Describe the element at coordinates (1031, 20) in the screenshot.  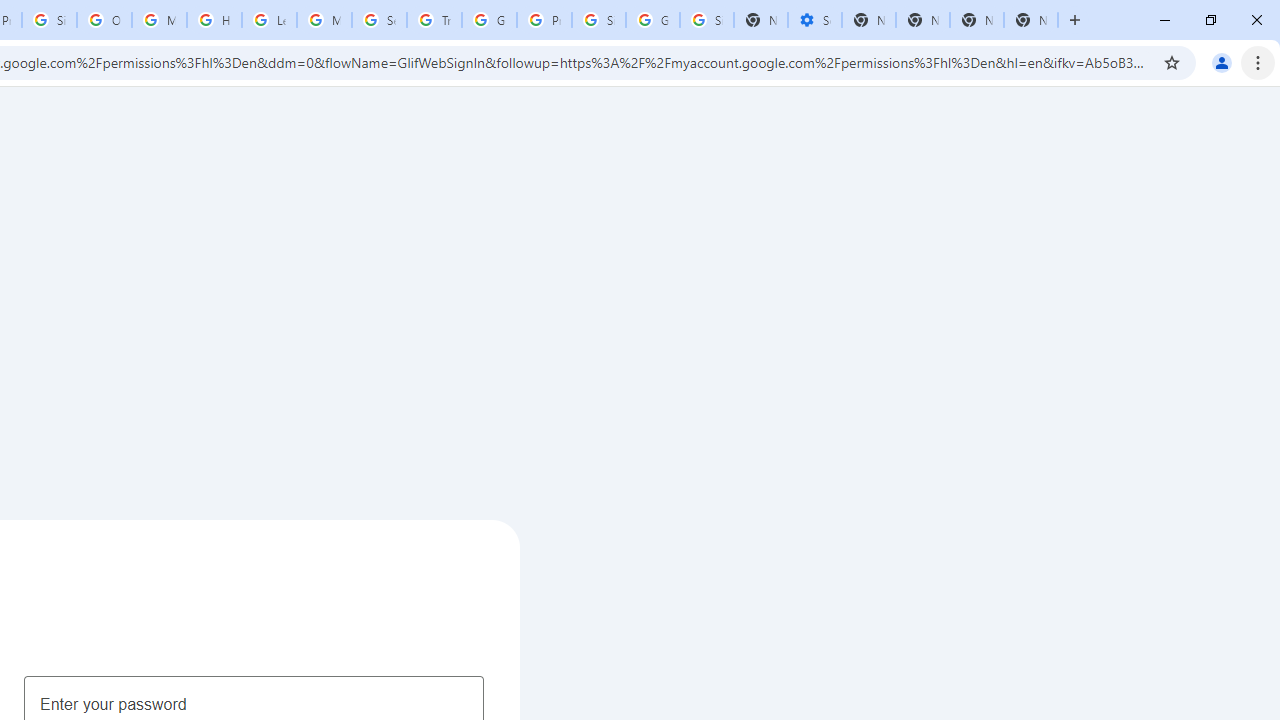
I see `'New Tab'` at that location.